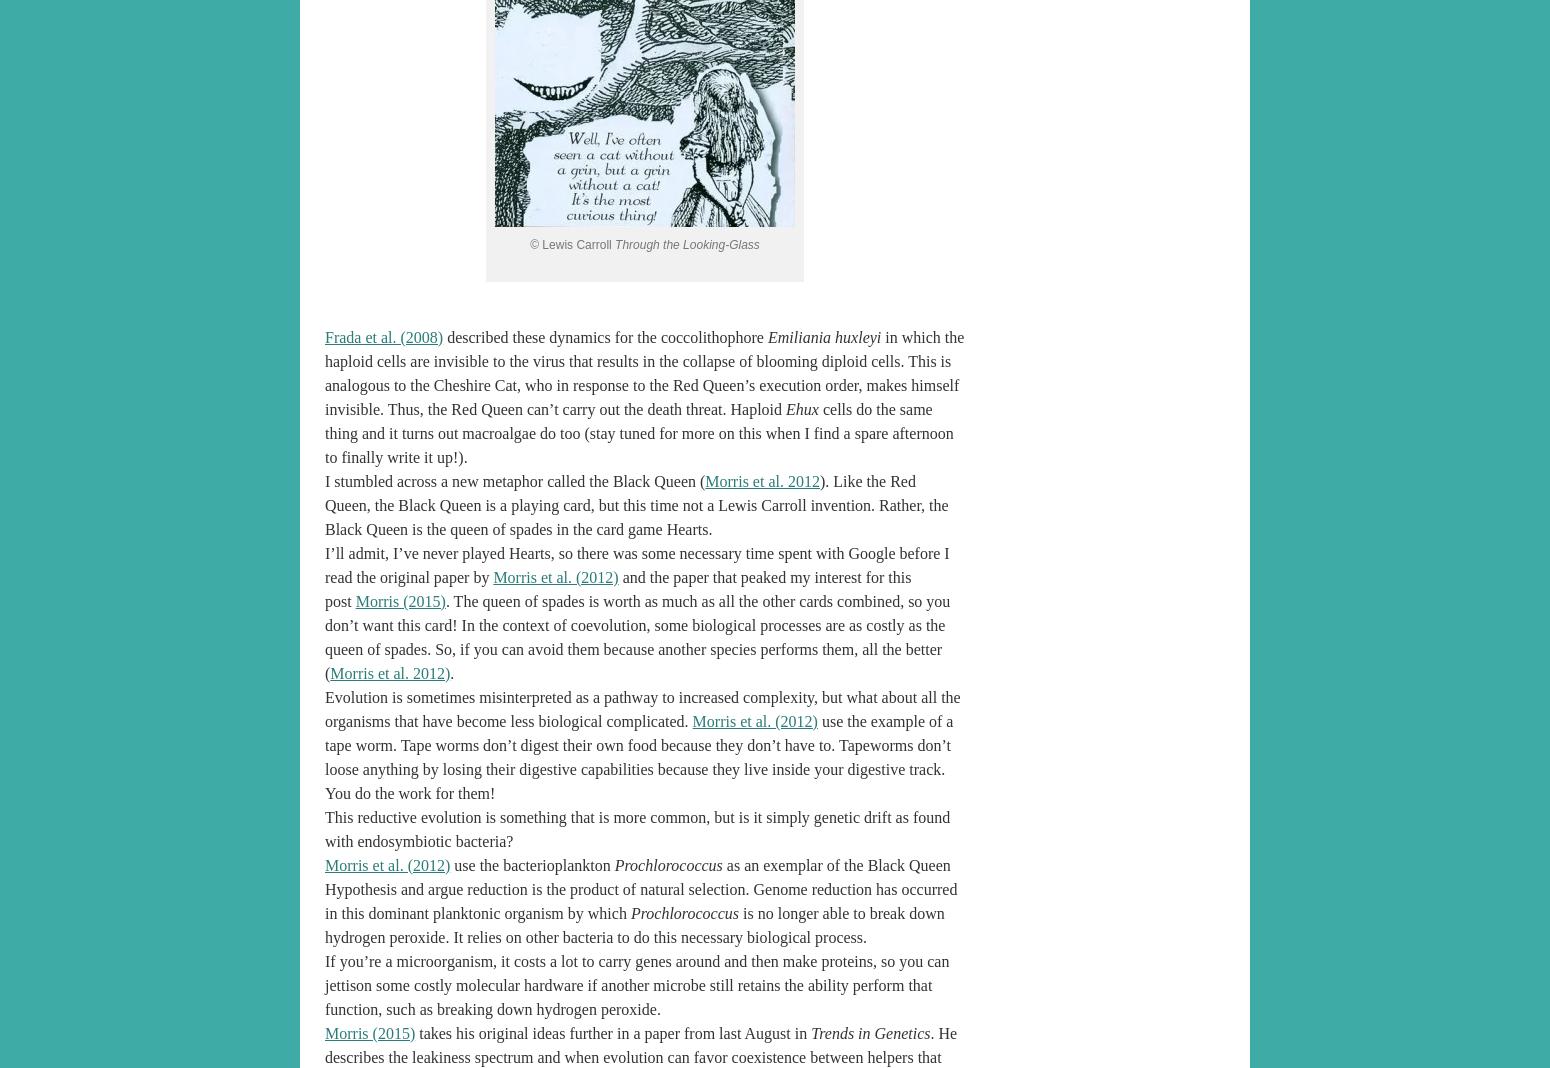  What do you see at coordinates (451, 672) in the screenshot?
I see `'.'` at bounding box center [451, 672].